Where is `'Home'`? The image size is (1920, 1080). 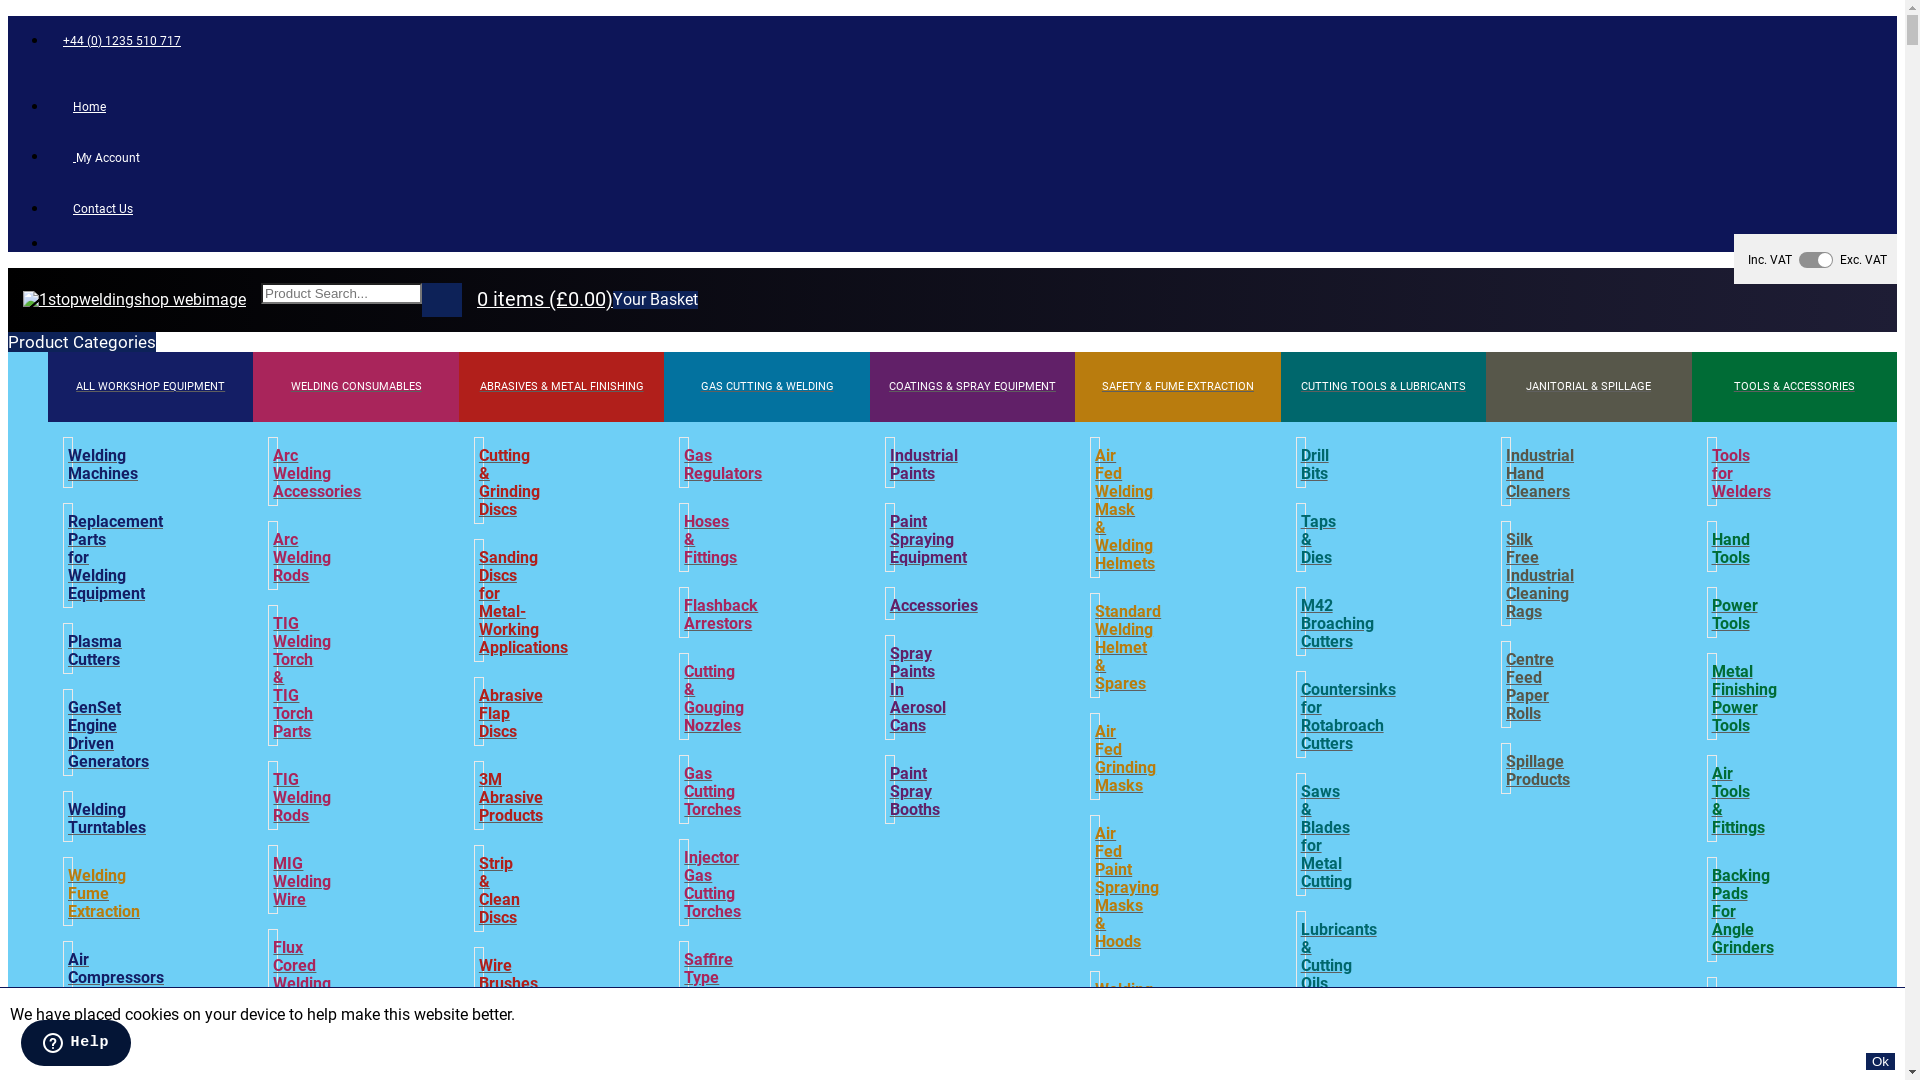 'Home' is located at coordinates (48, 106).